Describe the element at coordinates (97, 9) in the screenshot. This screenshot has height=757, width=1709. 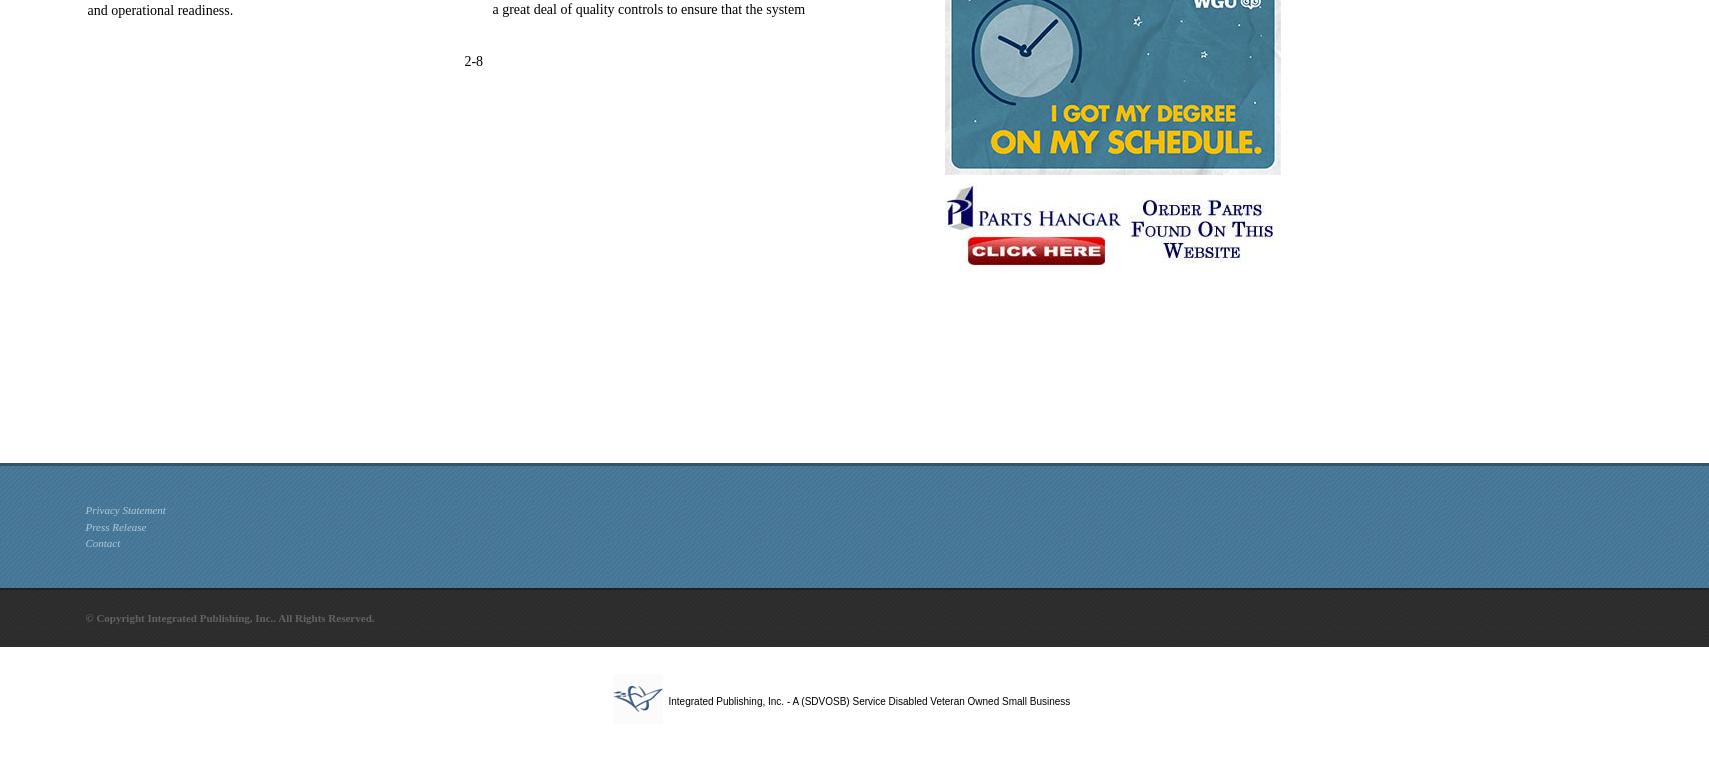
I see `'and'` at that location.